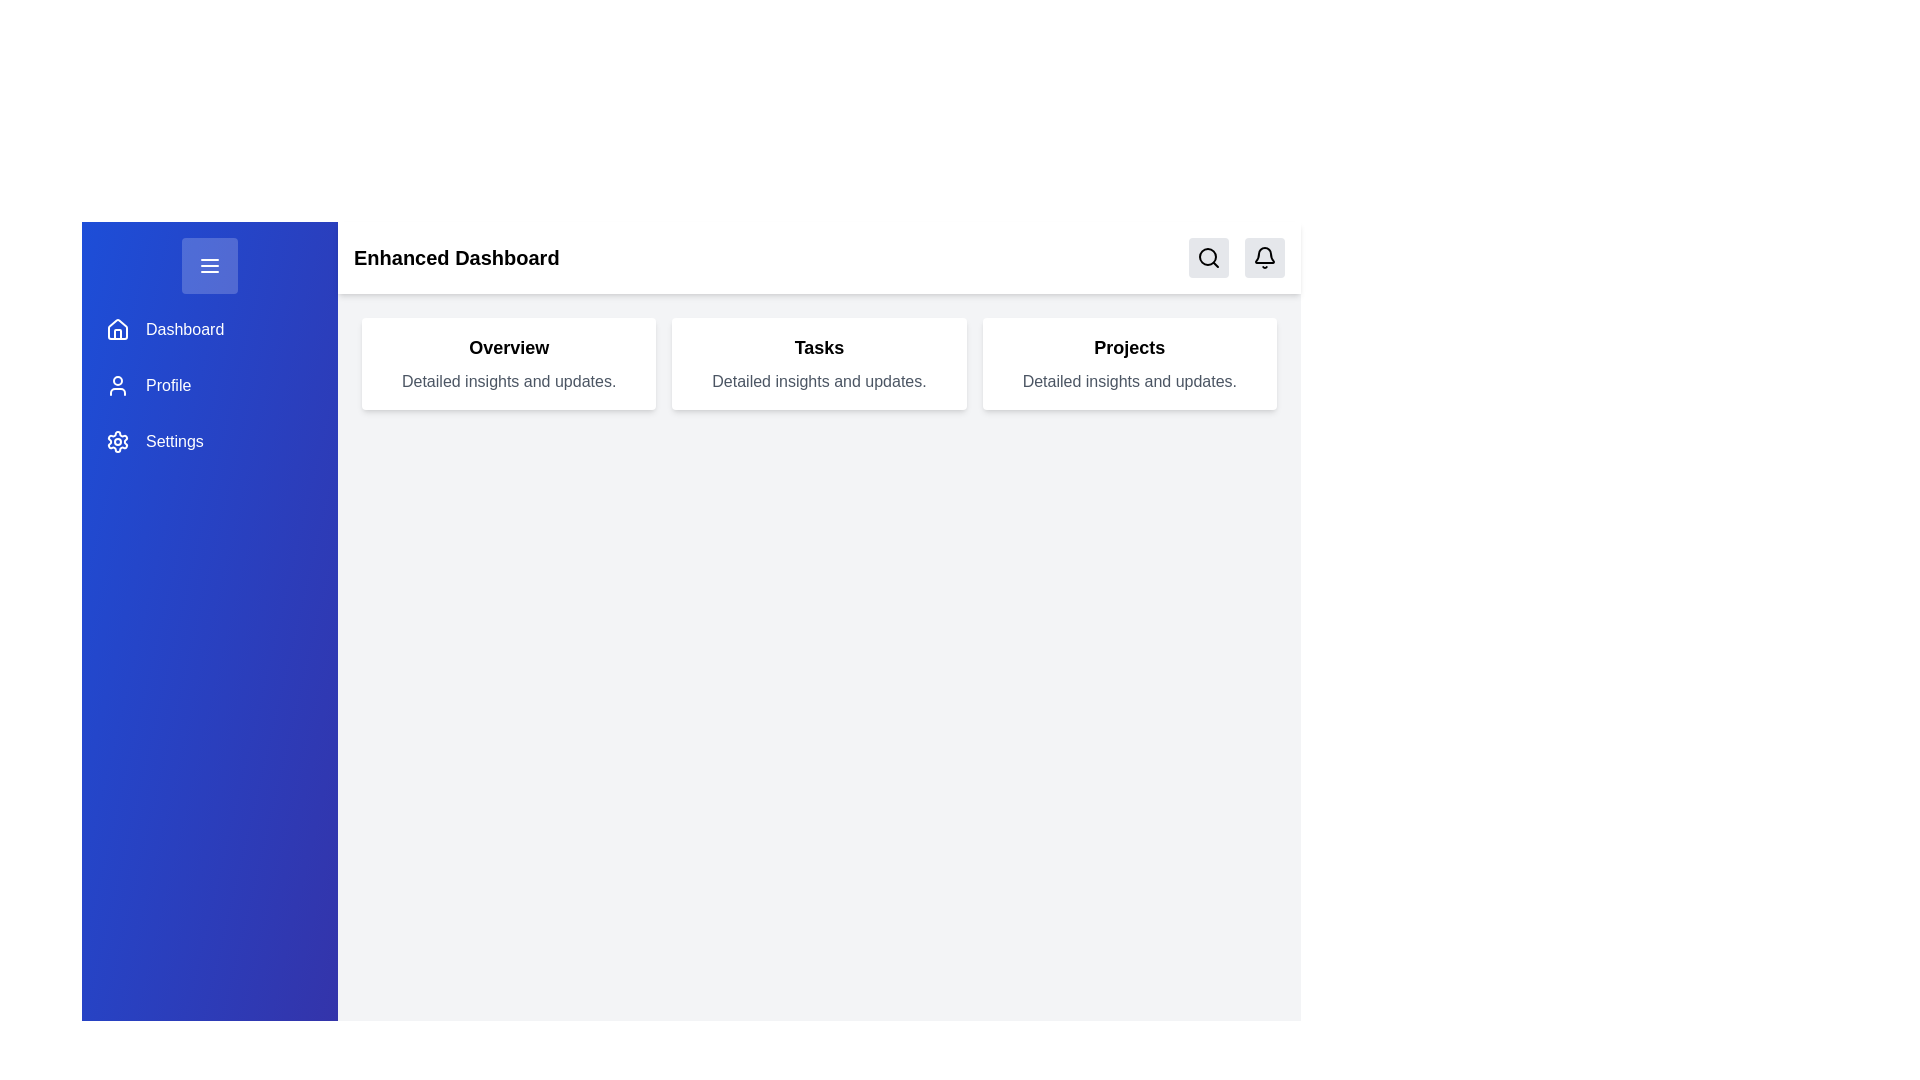 This screenshot has height=1080, width=1920. I want to click on the Dashboard icon, which is a non-interactive visual element located at the top of the sidebar navigation items, so click(117, 333).